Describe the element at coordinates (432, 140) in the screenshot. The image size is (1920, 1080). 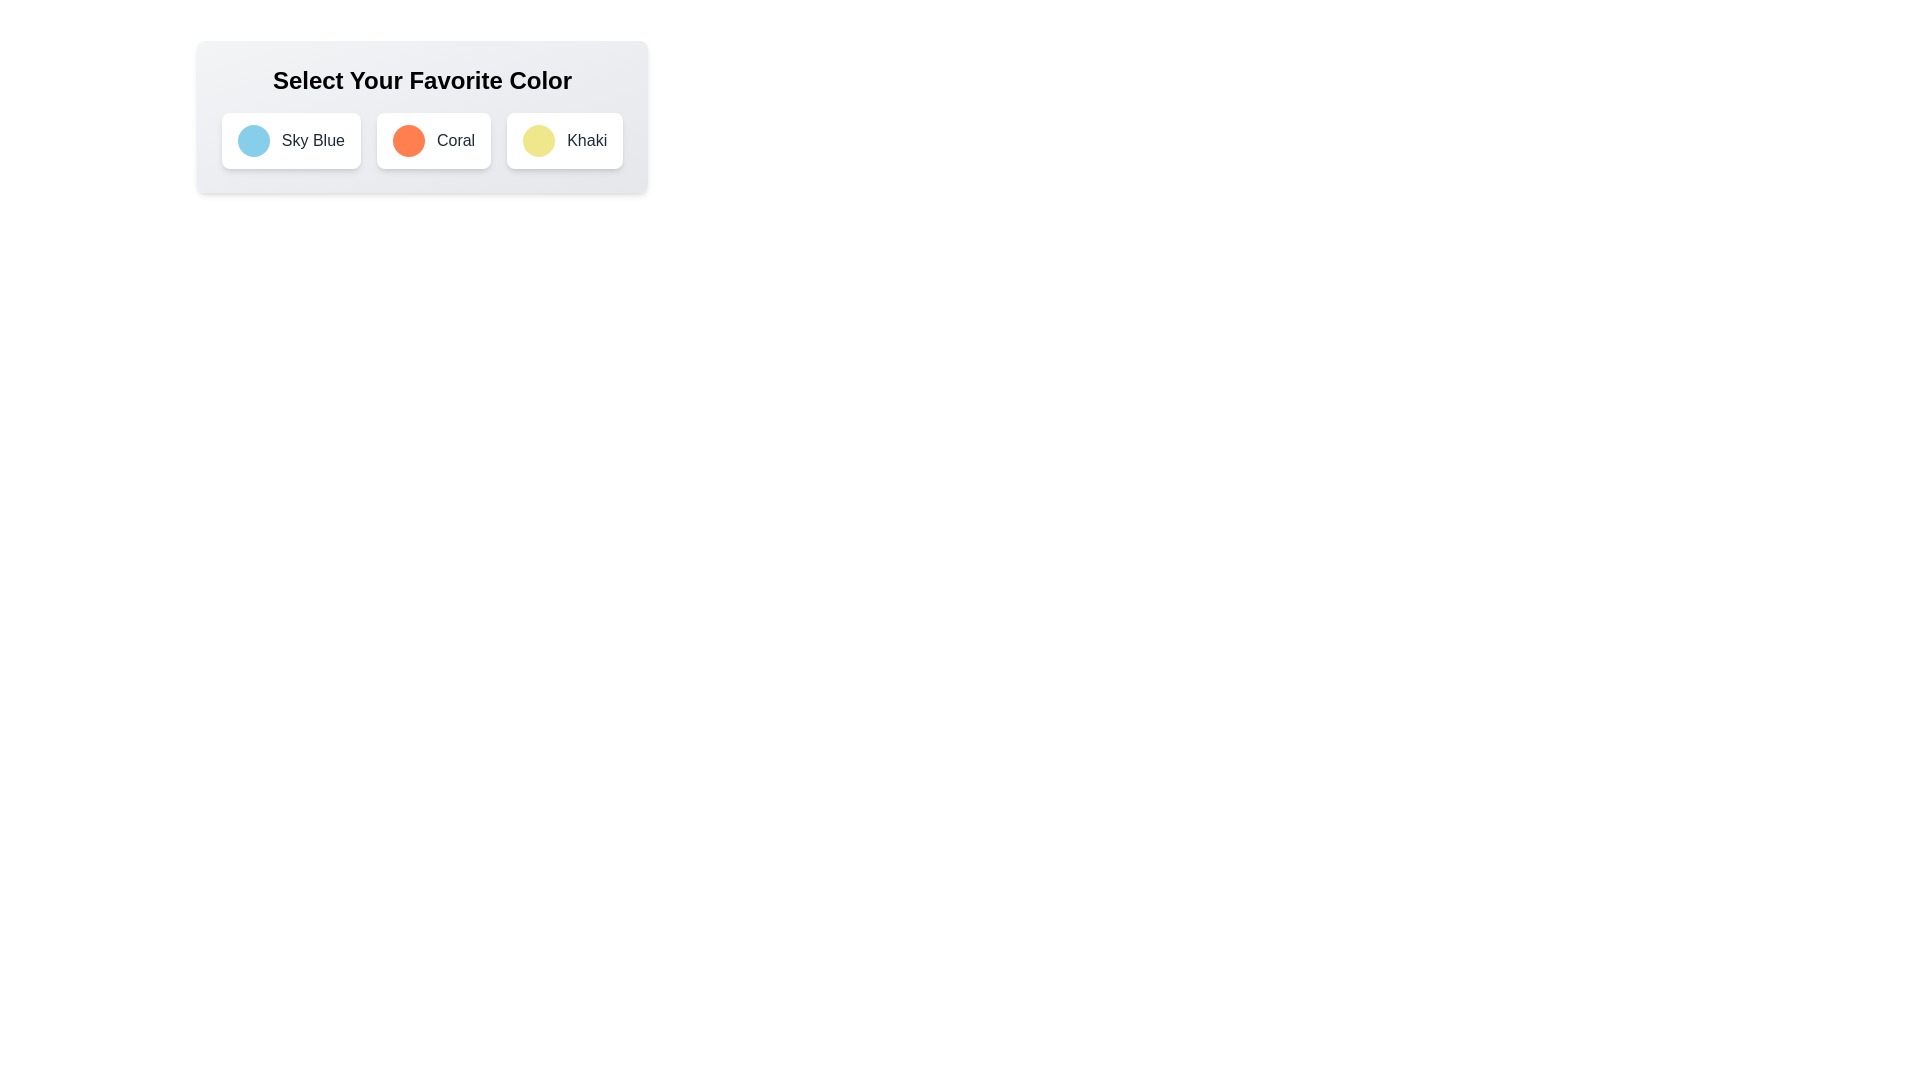
I see `the layout of the swatches by selecting Coral` at that location.